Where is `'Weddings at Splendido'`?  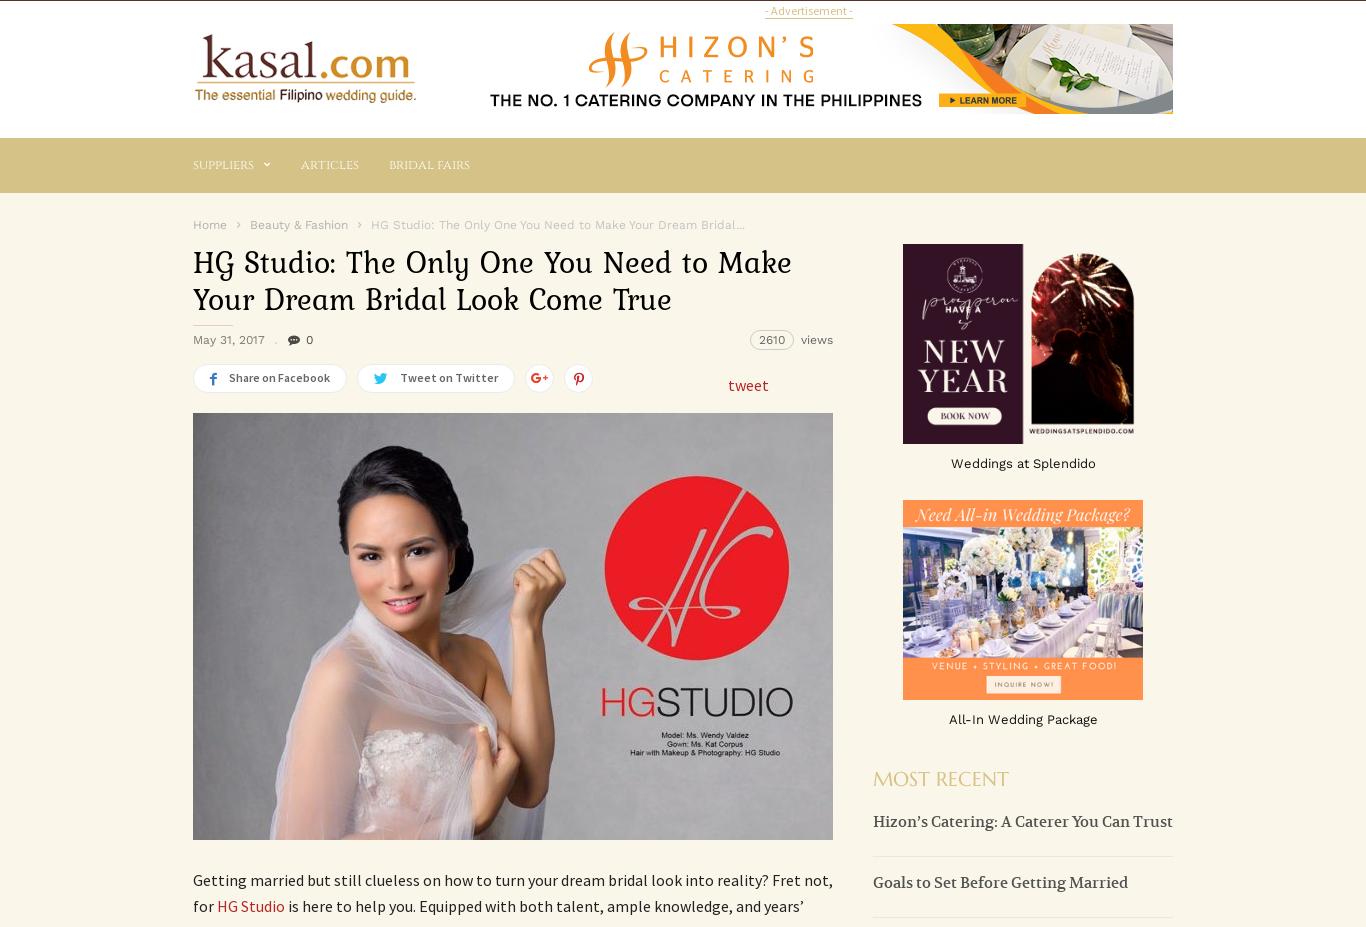
'Weddings at Splendido' is located at coordinates (950, 461).